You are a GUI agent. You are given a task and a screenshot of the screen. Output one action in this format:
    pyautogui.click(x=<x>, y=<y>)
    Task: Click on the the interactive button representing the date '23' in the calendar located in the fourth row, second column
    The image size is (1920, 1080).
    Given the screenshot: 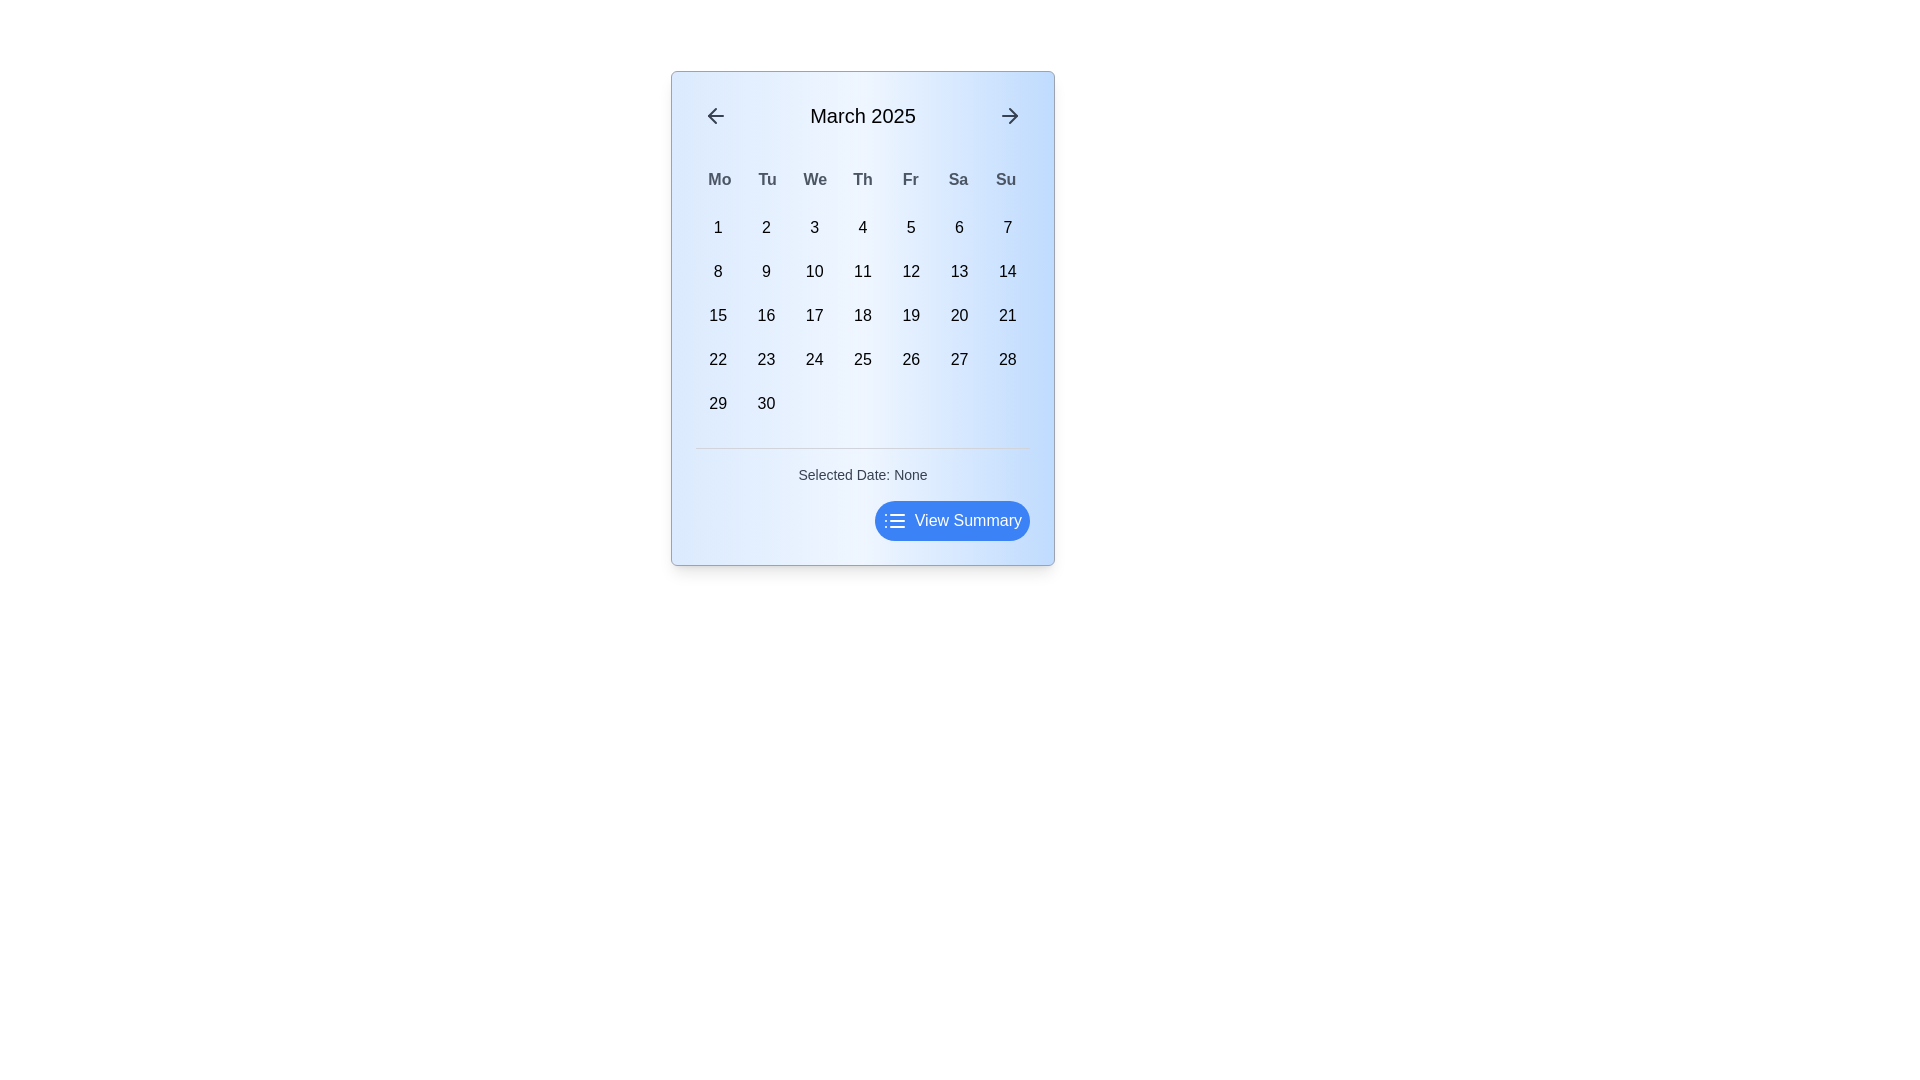 What is the action you would take?
    pyautogui.click(x=765, y=358)
    